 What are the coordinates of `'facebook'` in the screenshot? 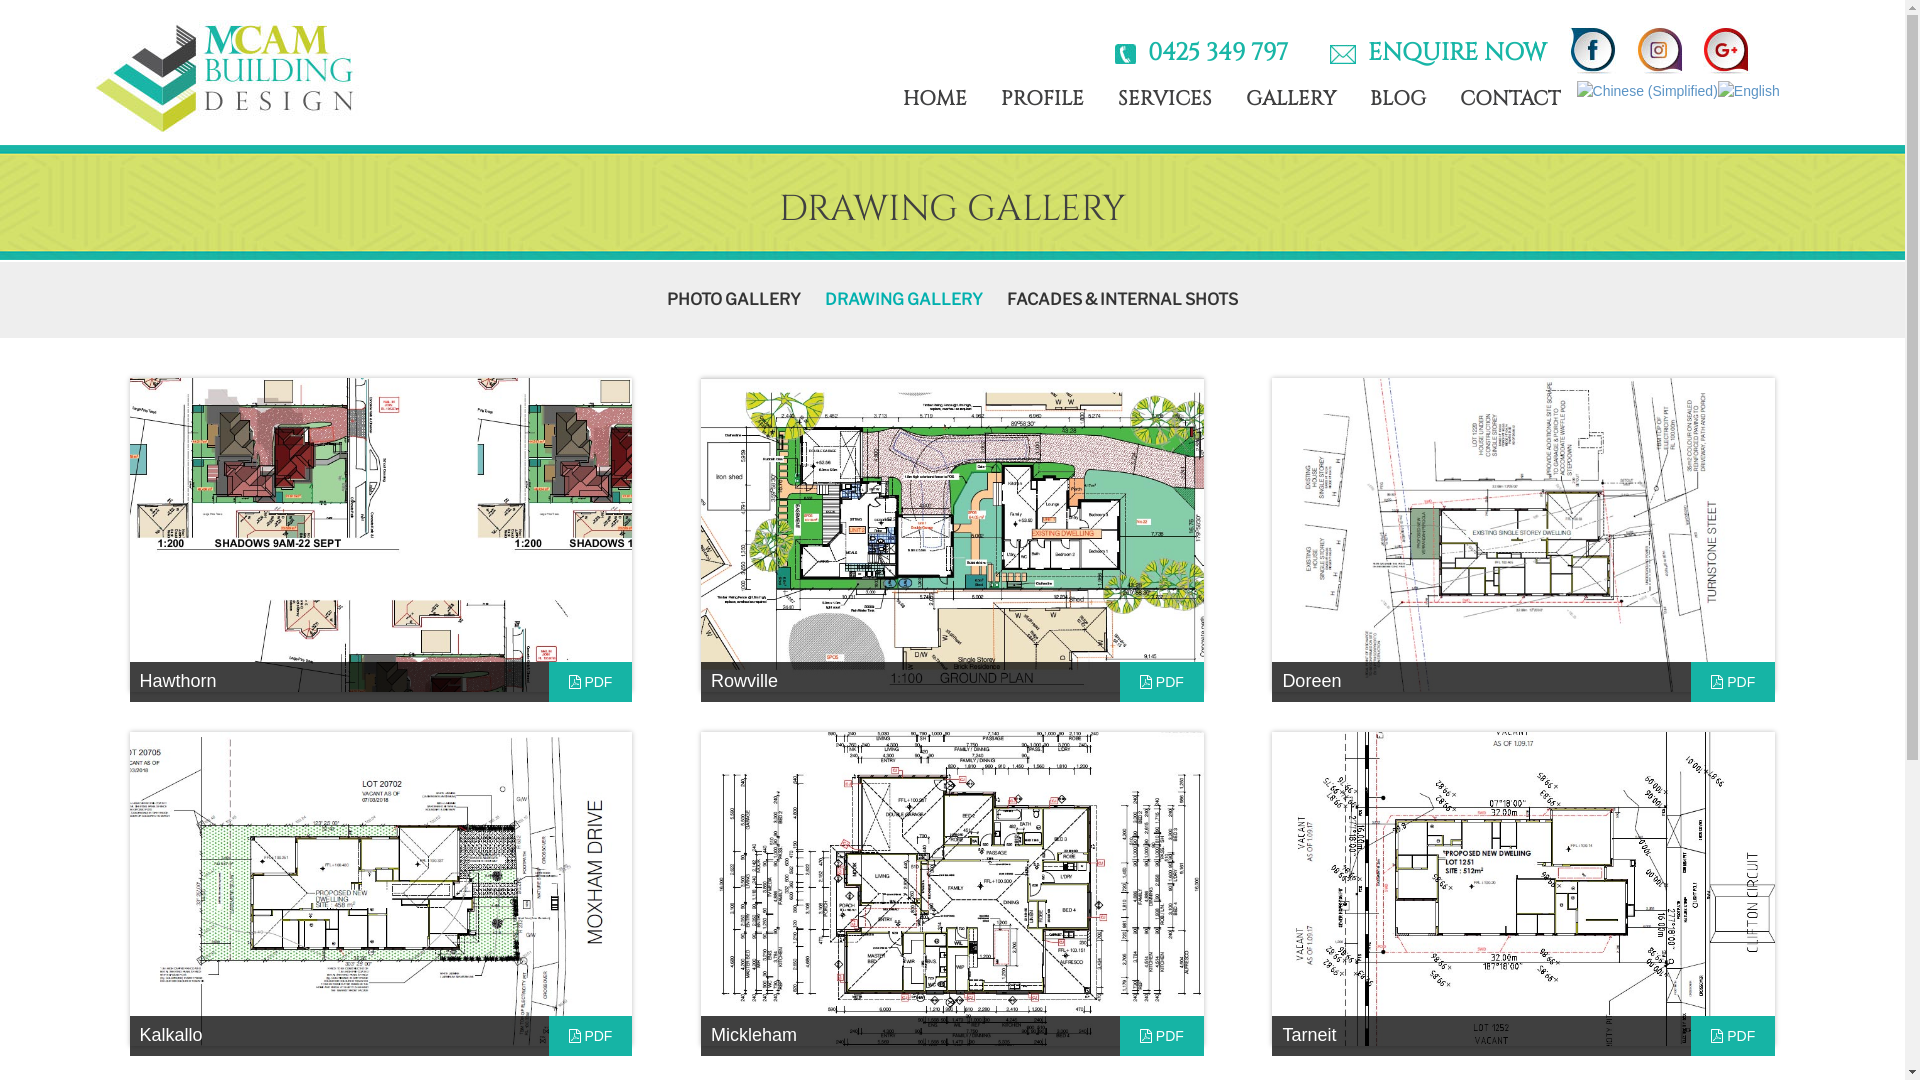 It's located at (1558, 49).